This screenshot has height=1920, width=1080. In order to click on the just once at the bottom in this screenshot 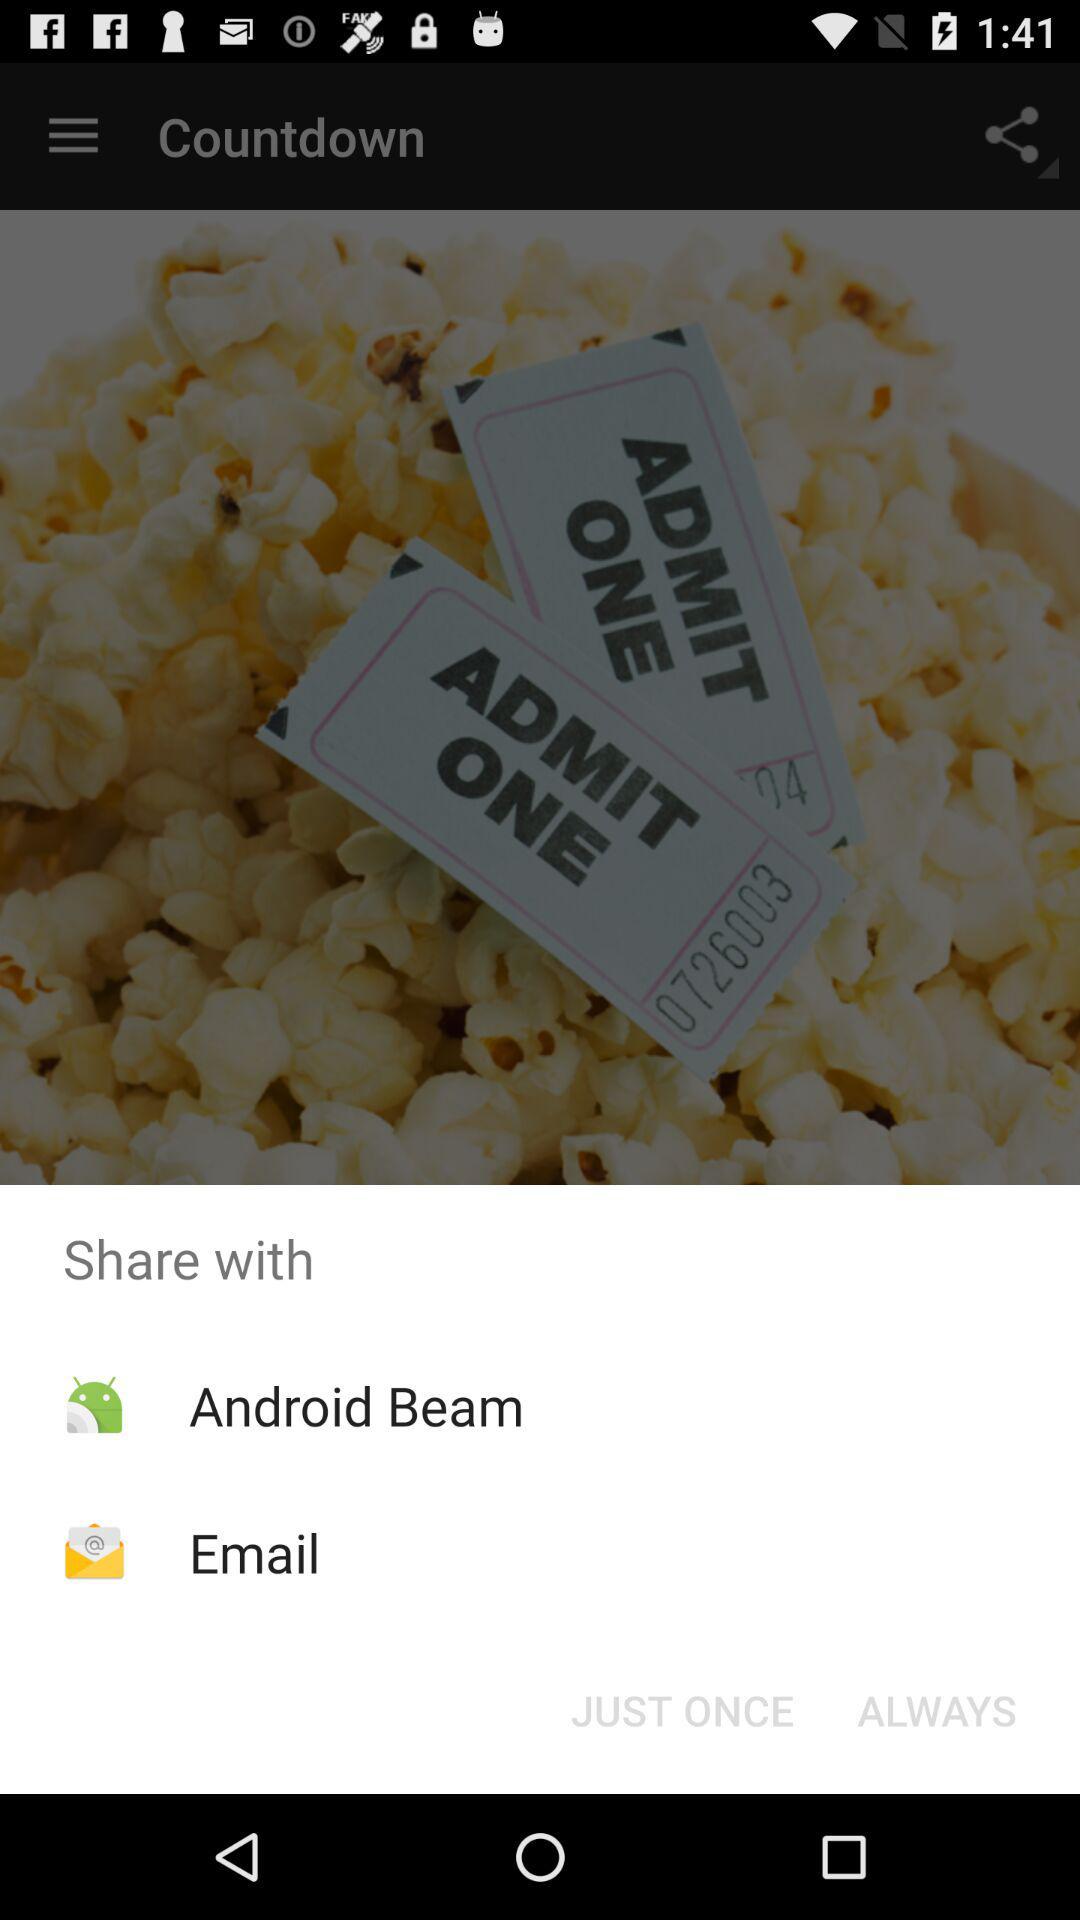, I will do `click(681, 1708)`.